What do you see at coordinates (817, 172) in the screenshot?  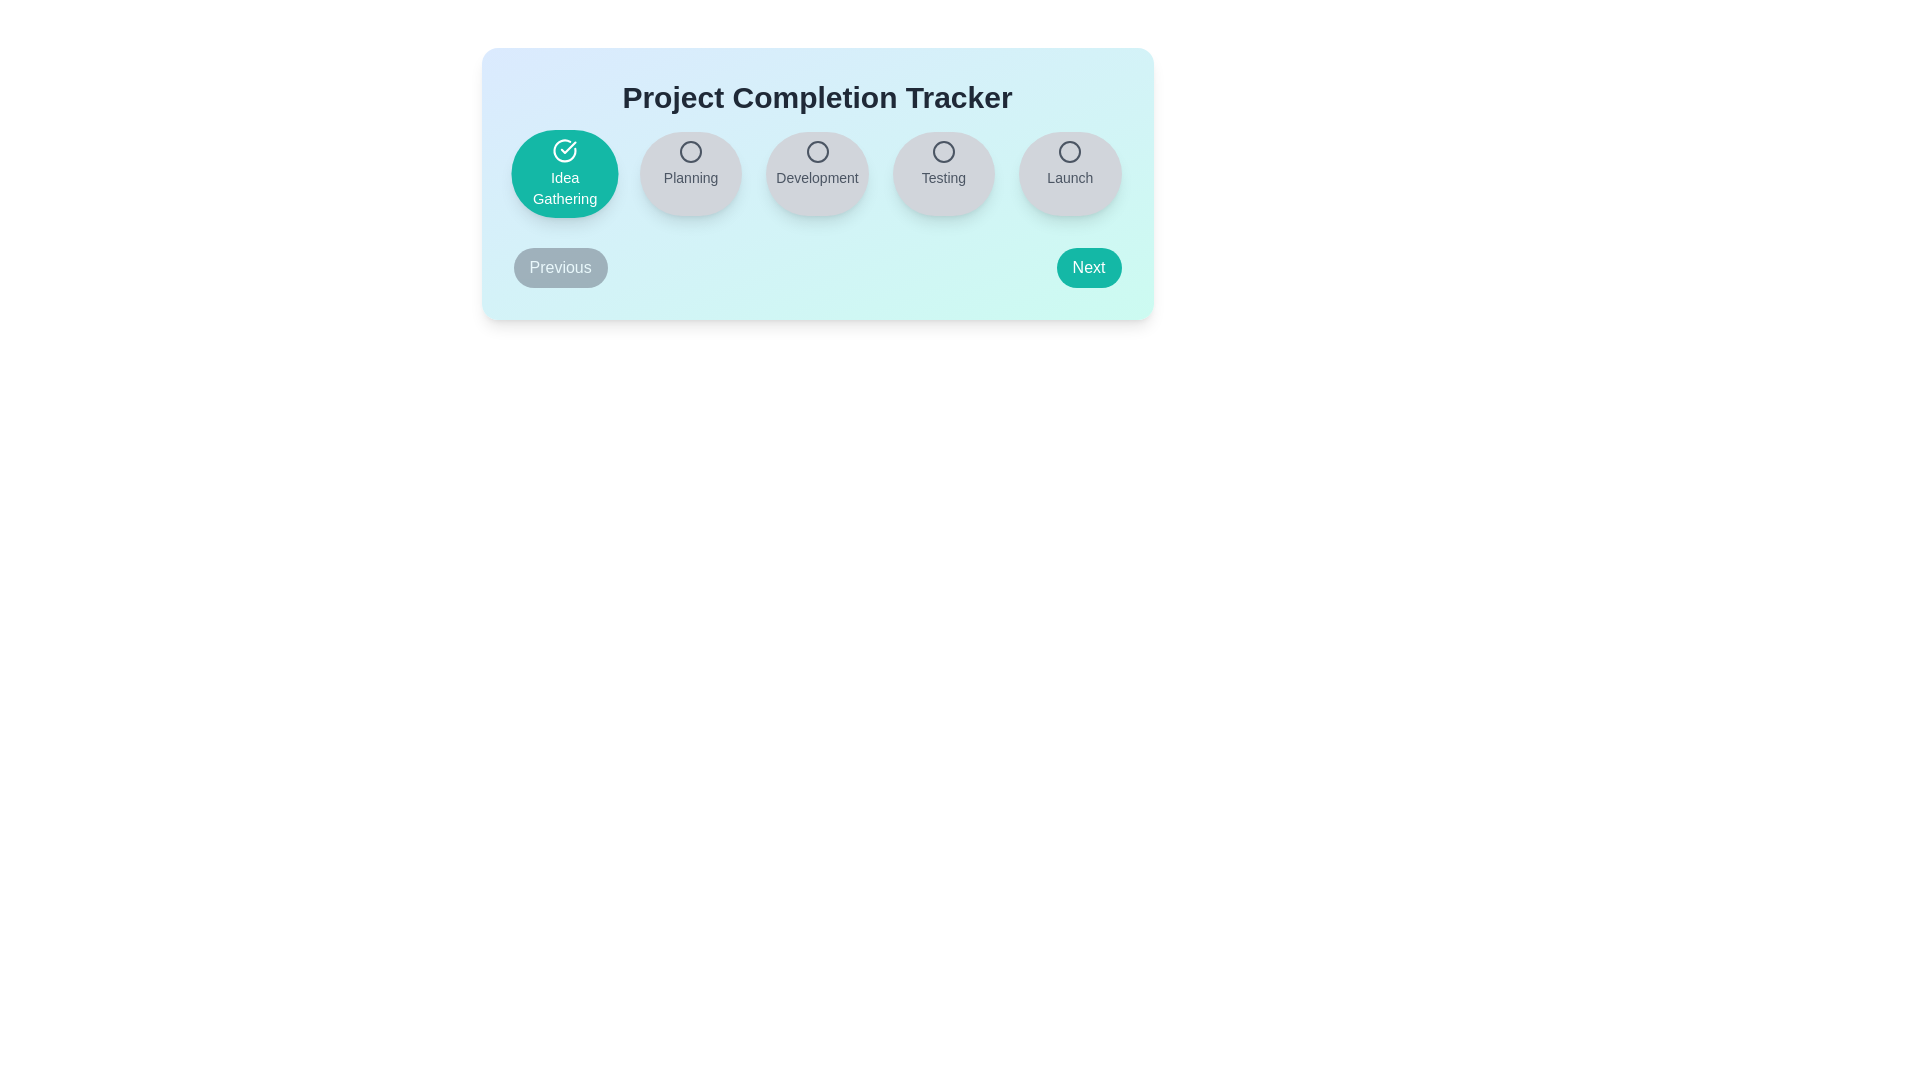 I see `the circular button representing the 'Development' stage in the project workflow located below the 'Project Completion Tracker' heading` at bounding box center [817, 172].